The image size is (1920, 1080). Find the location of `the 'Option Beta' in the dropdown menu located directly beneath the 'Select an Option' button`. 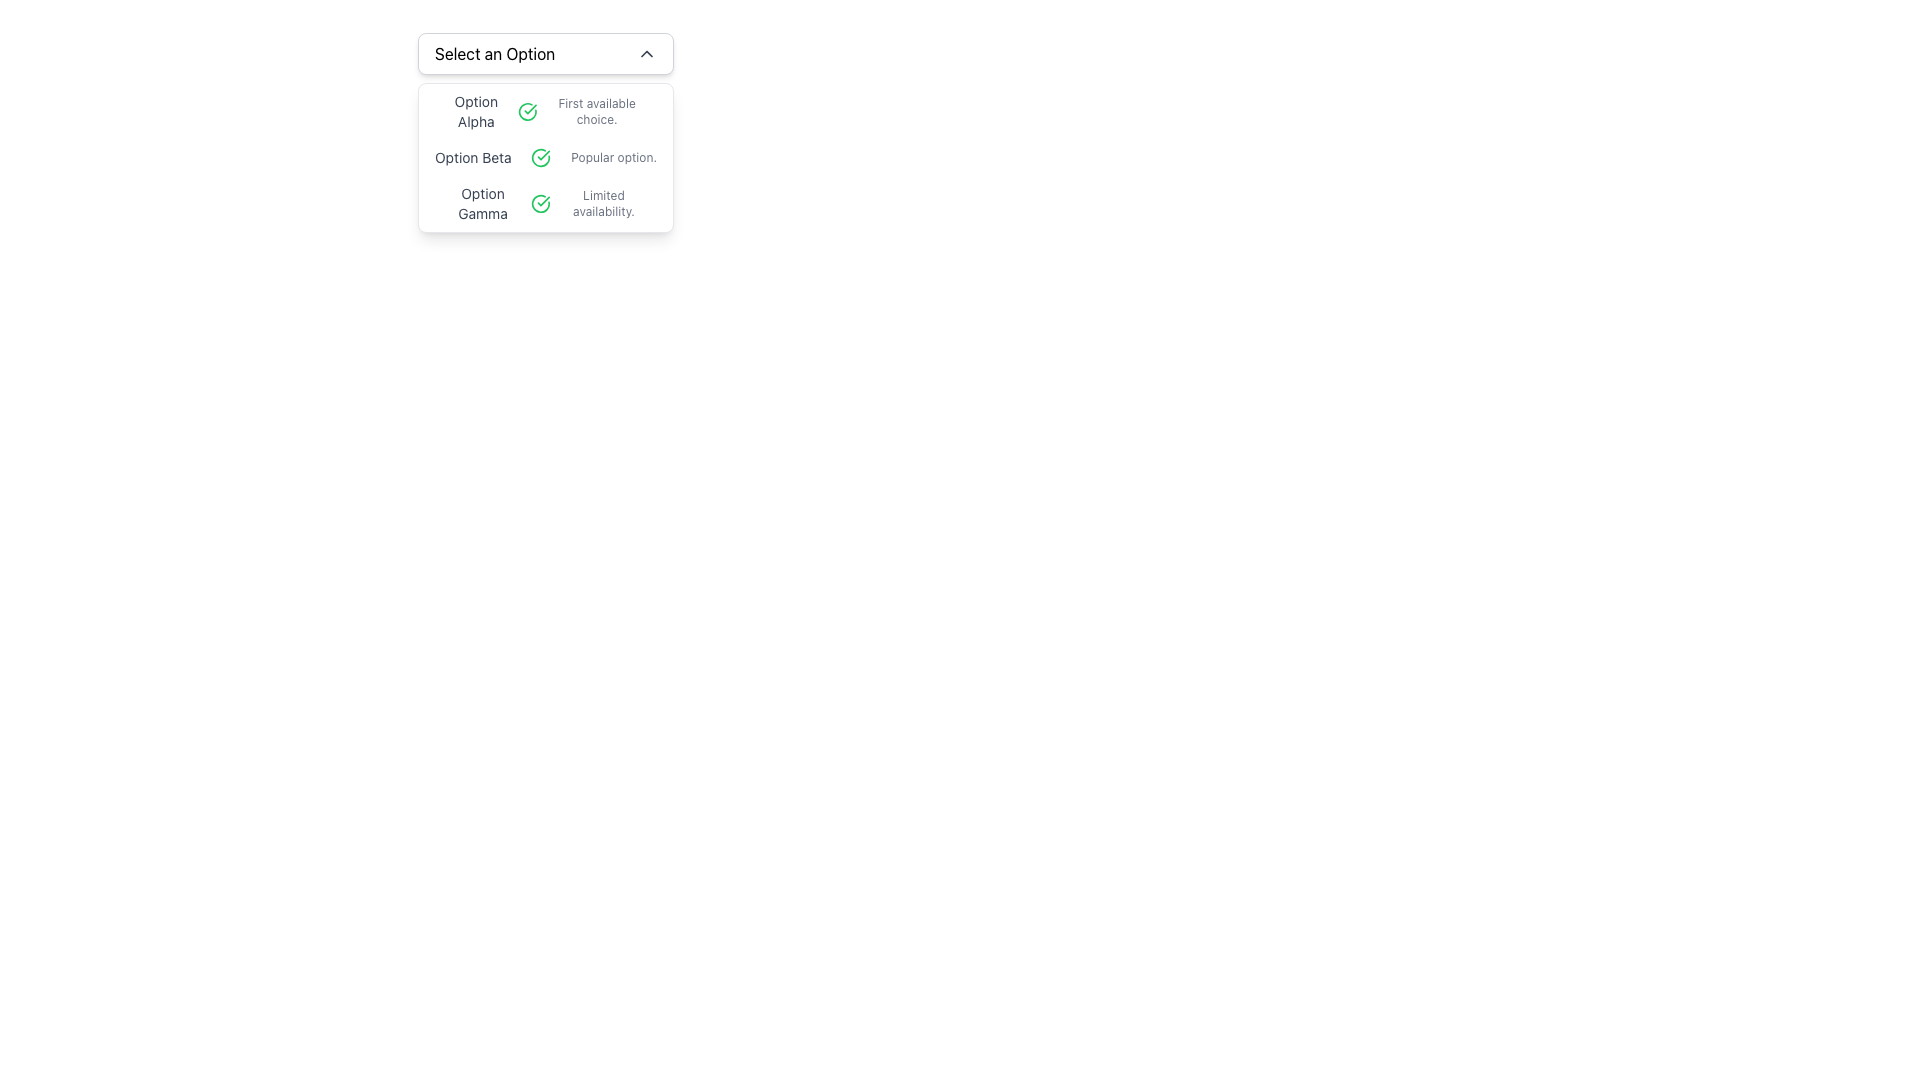

the 'Option Beta' in the dropdown menu located directly beneath the 'Select an Option' button is located at coordinates (546, 157).